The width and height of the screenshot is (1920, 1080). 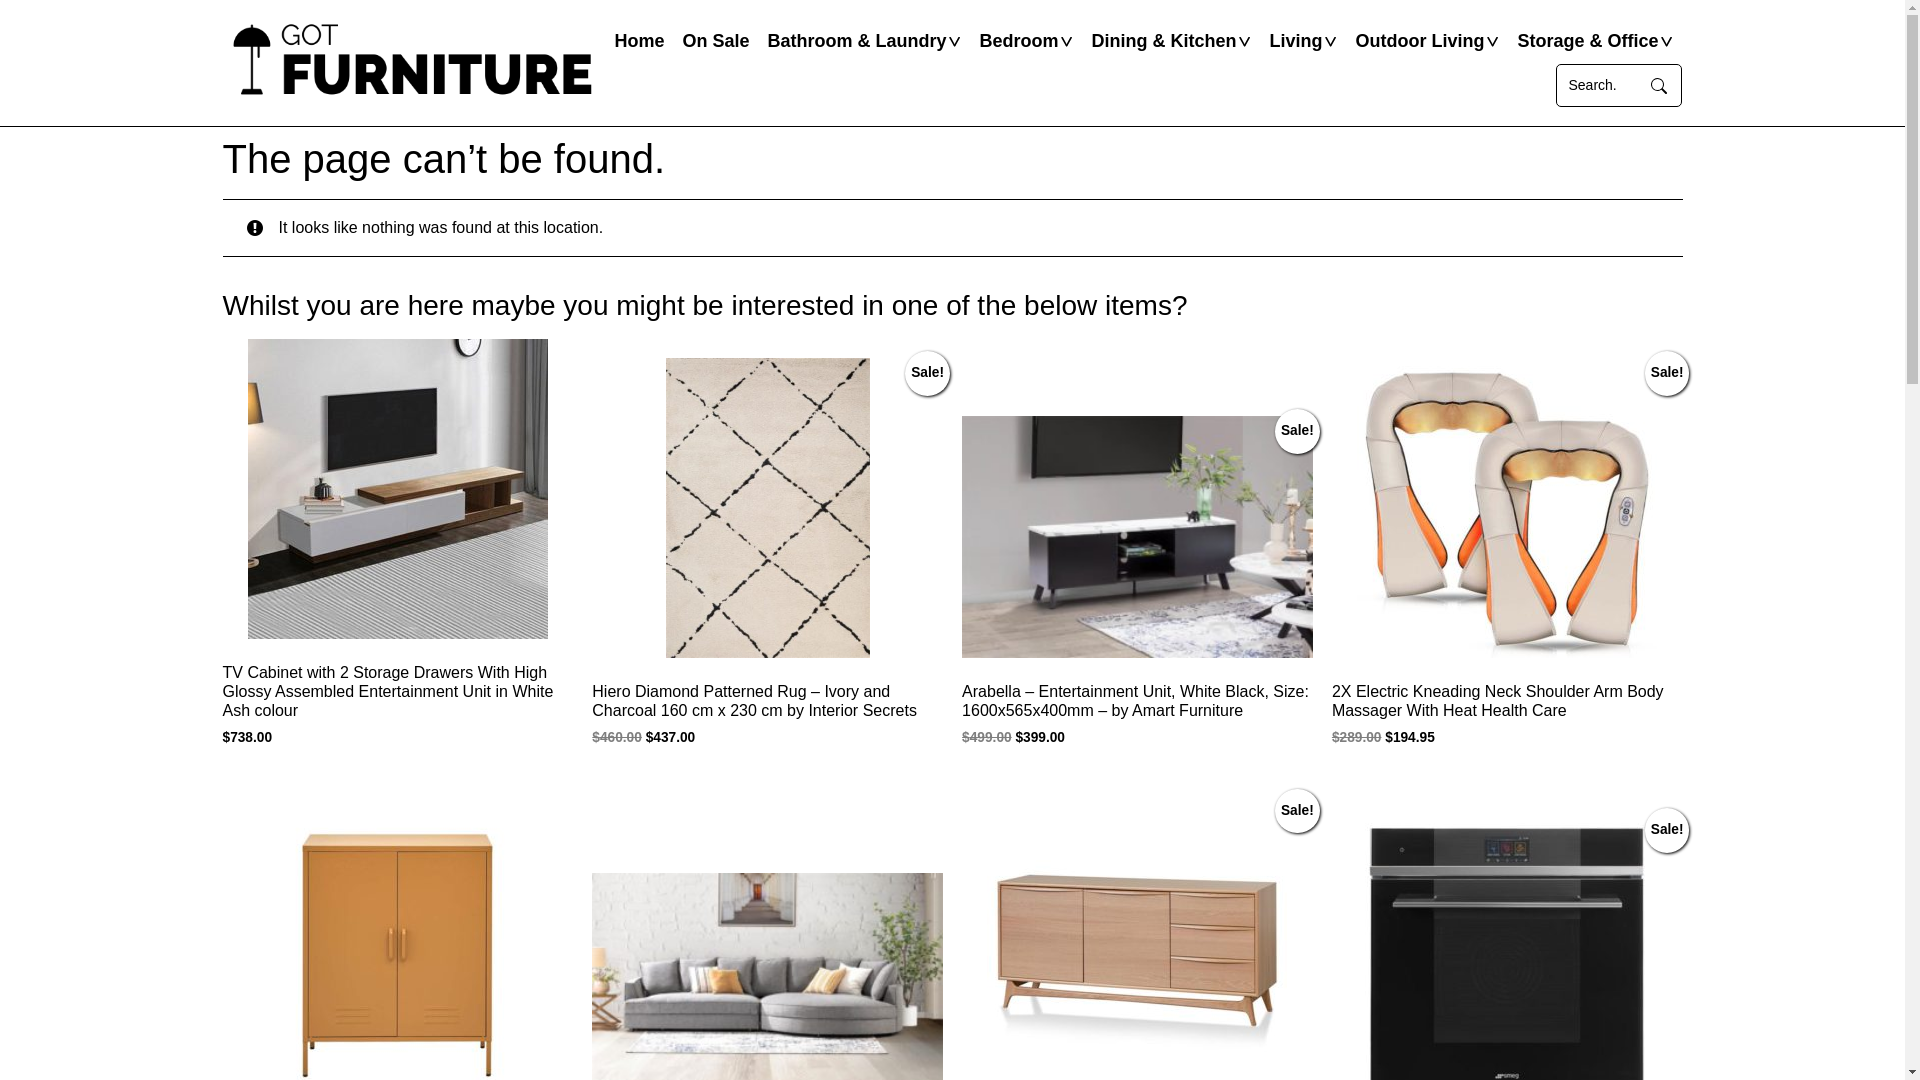 What do you see at coordinates (672, 41) in the screenshot?
I see `'On Sale'` at bounding box center [672, 41].